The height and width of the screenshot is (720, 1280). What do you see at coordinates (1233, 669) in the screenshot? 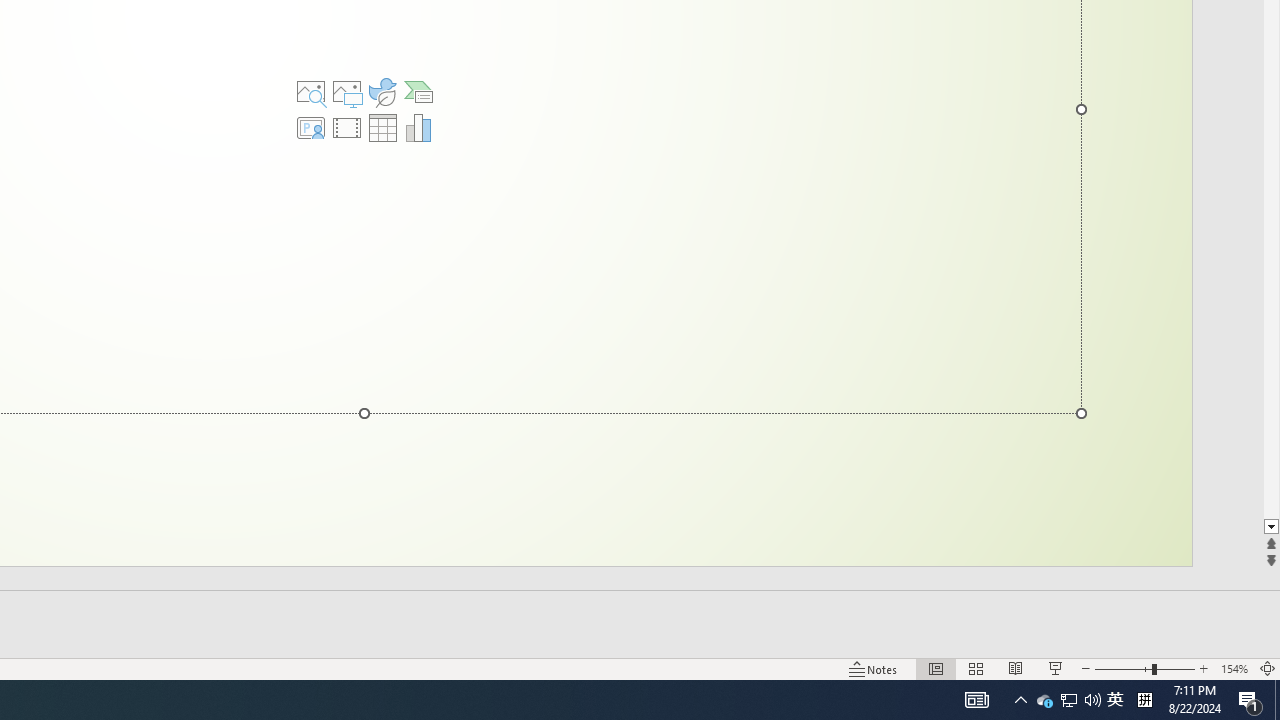
I see `'Zoom 154%'` at bounding box center [1233, 669].